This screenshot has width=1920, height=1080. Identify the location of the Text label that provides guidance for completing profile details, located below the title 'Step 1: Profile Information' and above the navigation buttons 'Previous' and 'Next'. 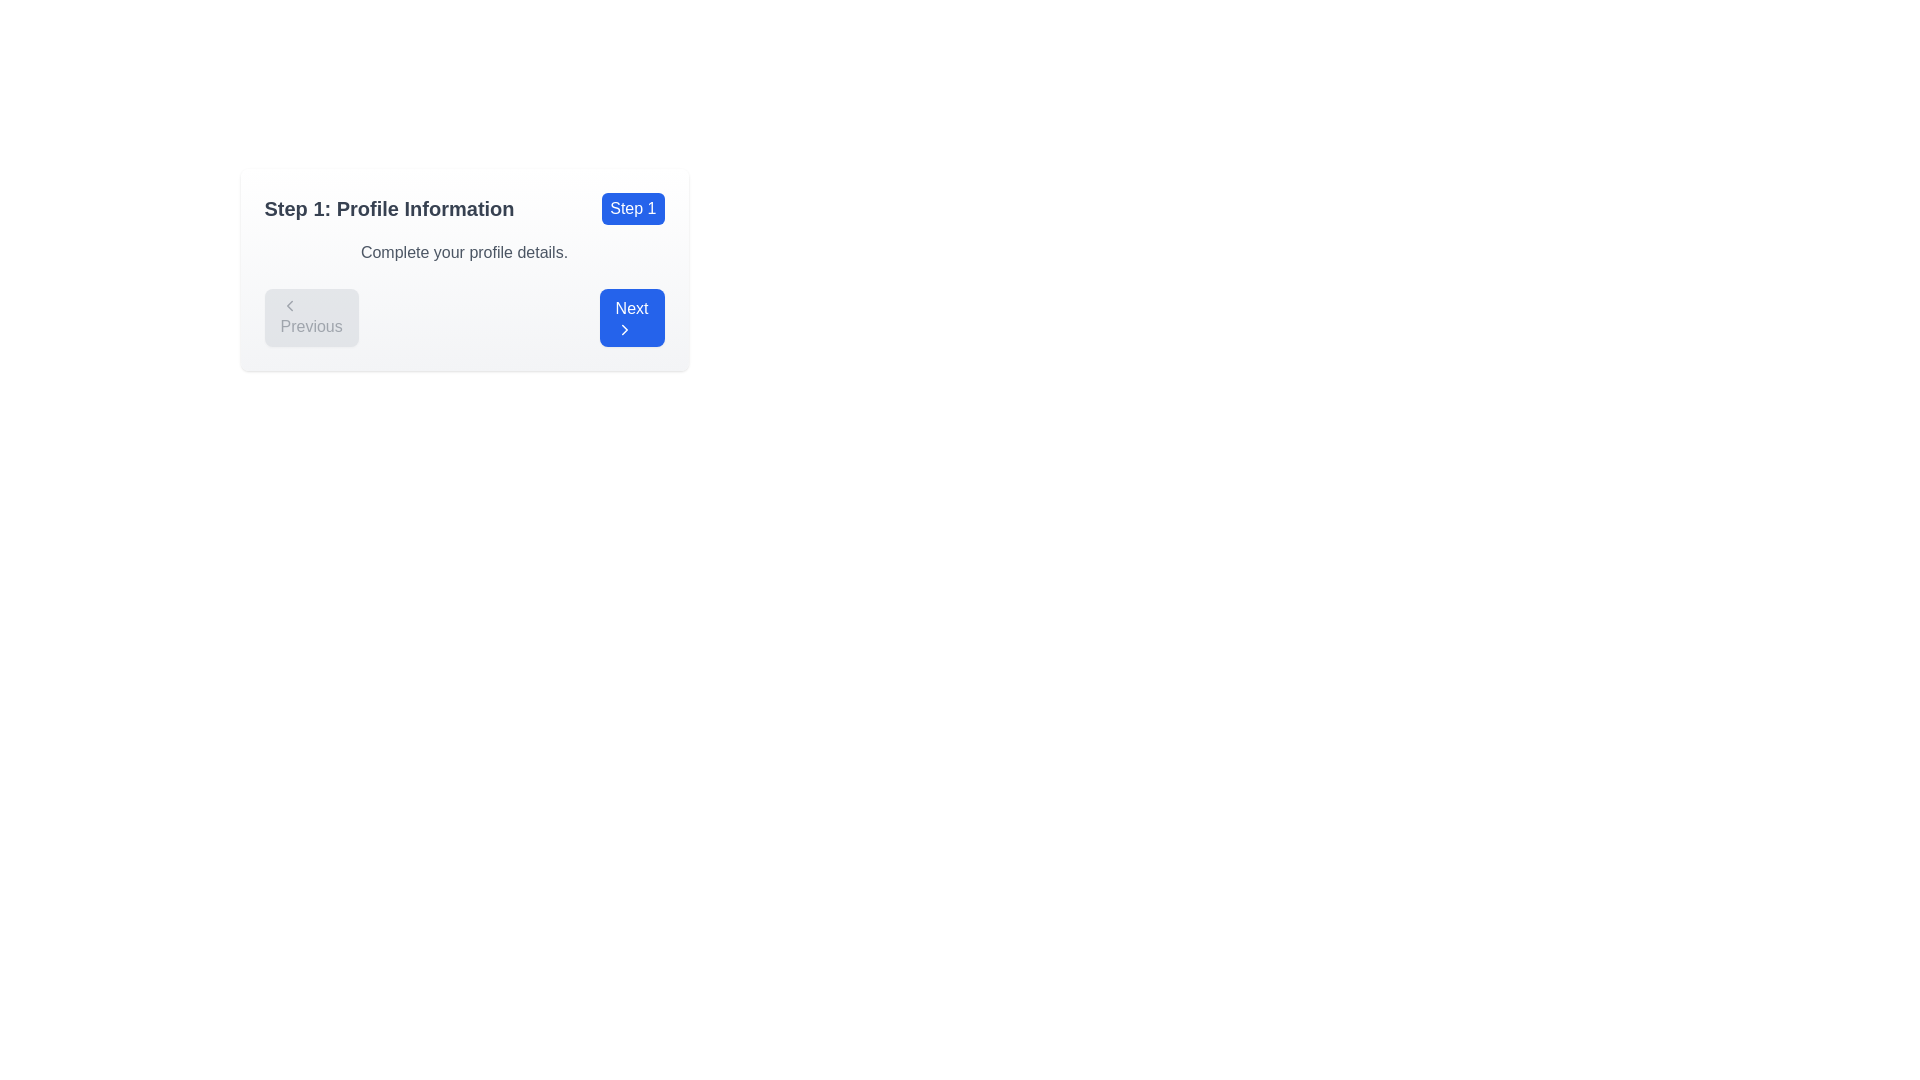
(463, 252).